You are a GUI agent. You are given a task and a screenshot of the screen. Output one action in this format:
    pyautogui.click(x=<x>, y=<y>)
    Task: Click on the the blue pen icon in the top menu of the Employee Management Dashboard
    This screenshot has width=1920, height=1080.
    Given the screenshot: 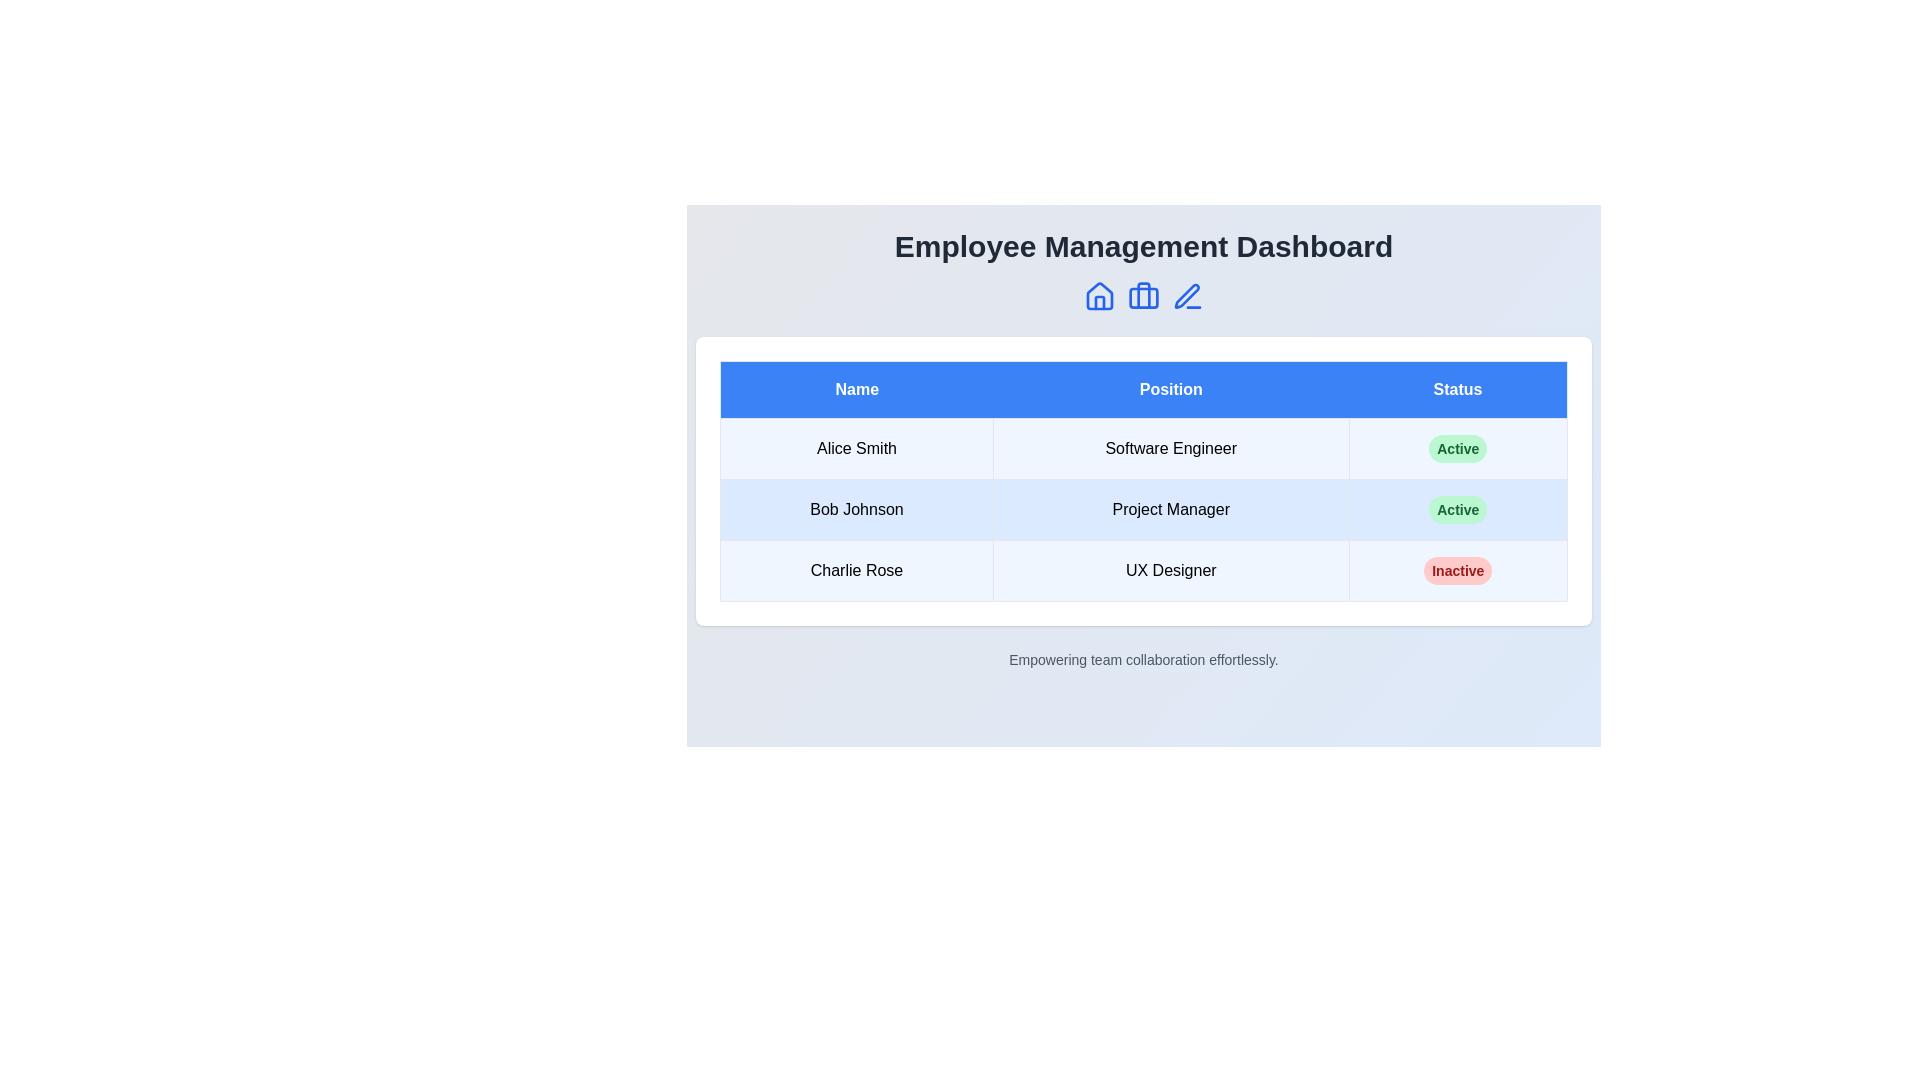 What is the action you would take?
    pyautogui.click(x=1188, y=297)
    